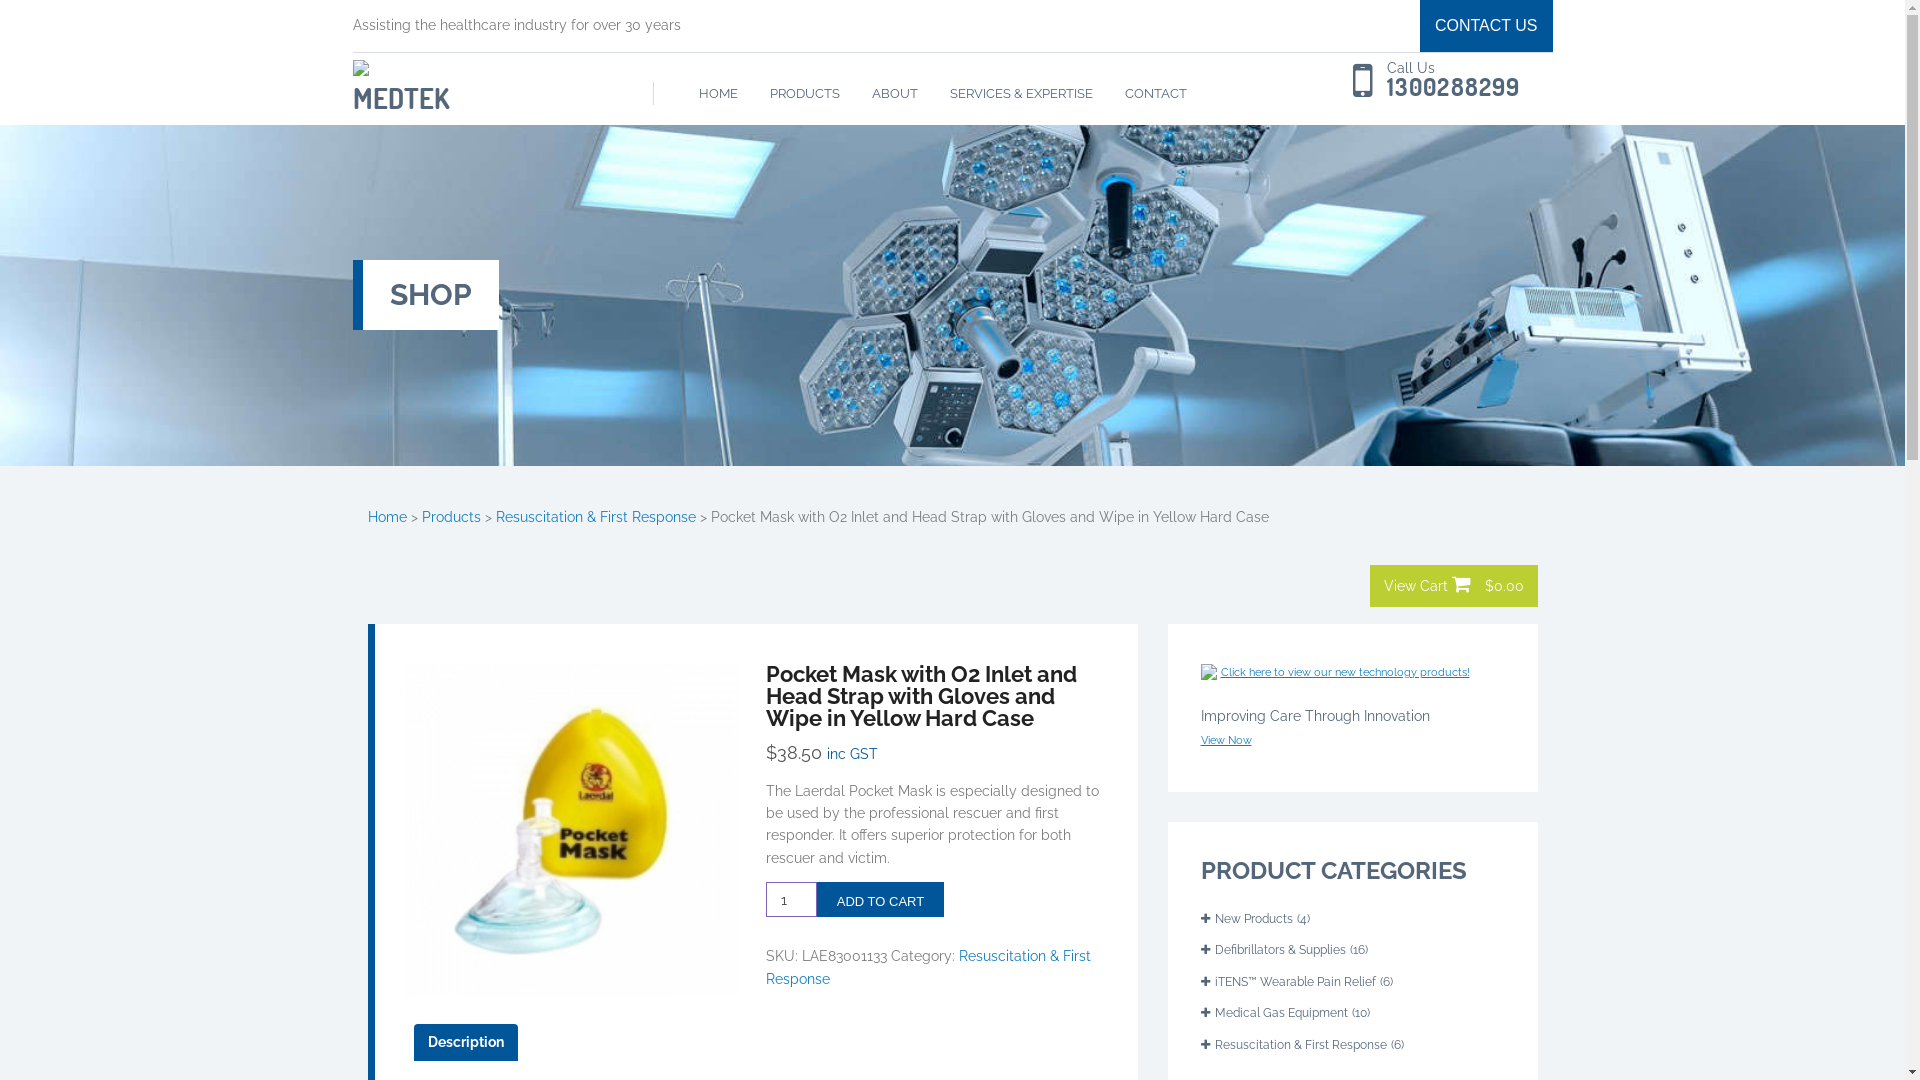  Describe the element at coordinates (790, 898) in the screenshot. I see `'Qty'` at that location.